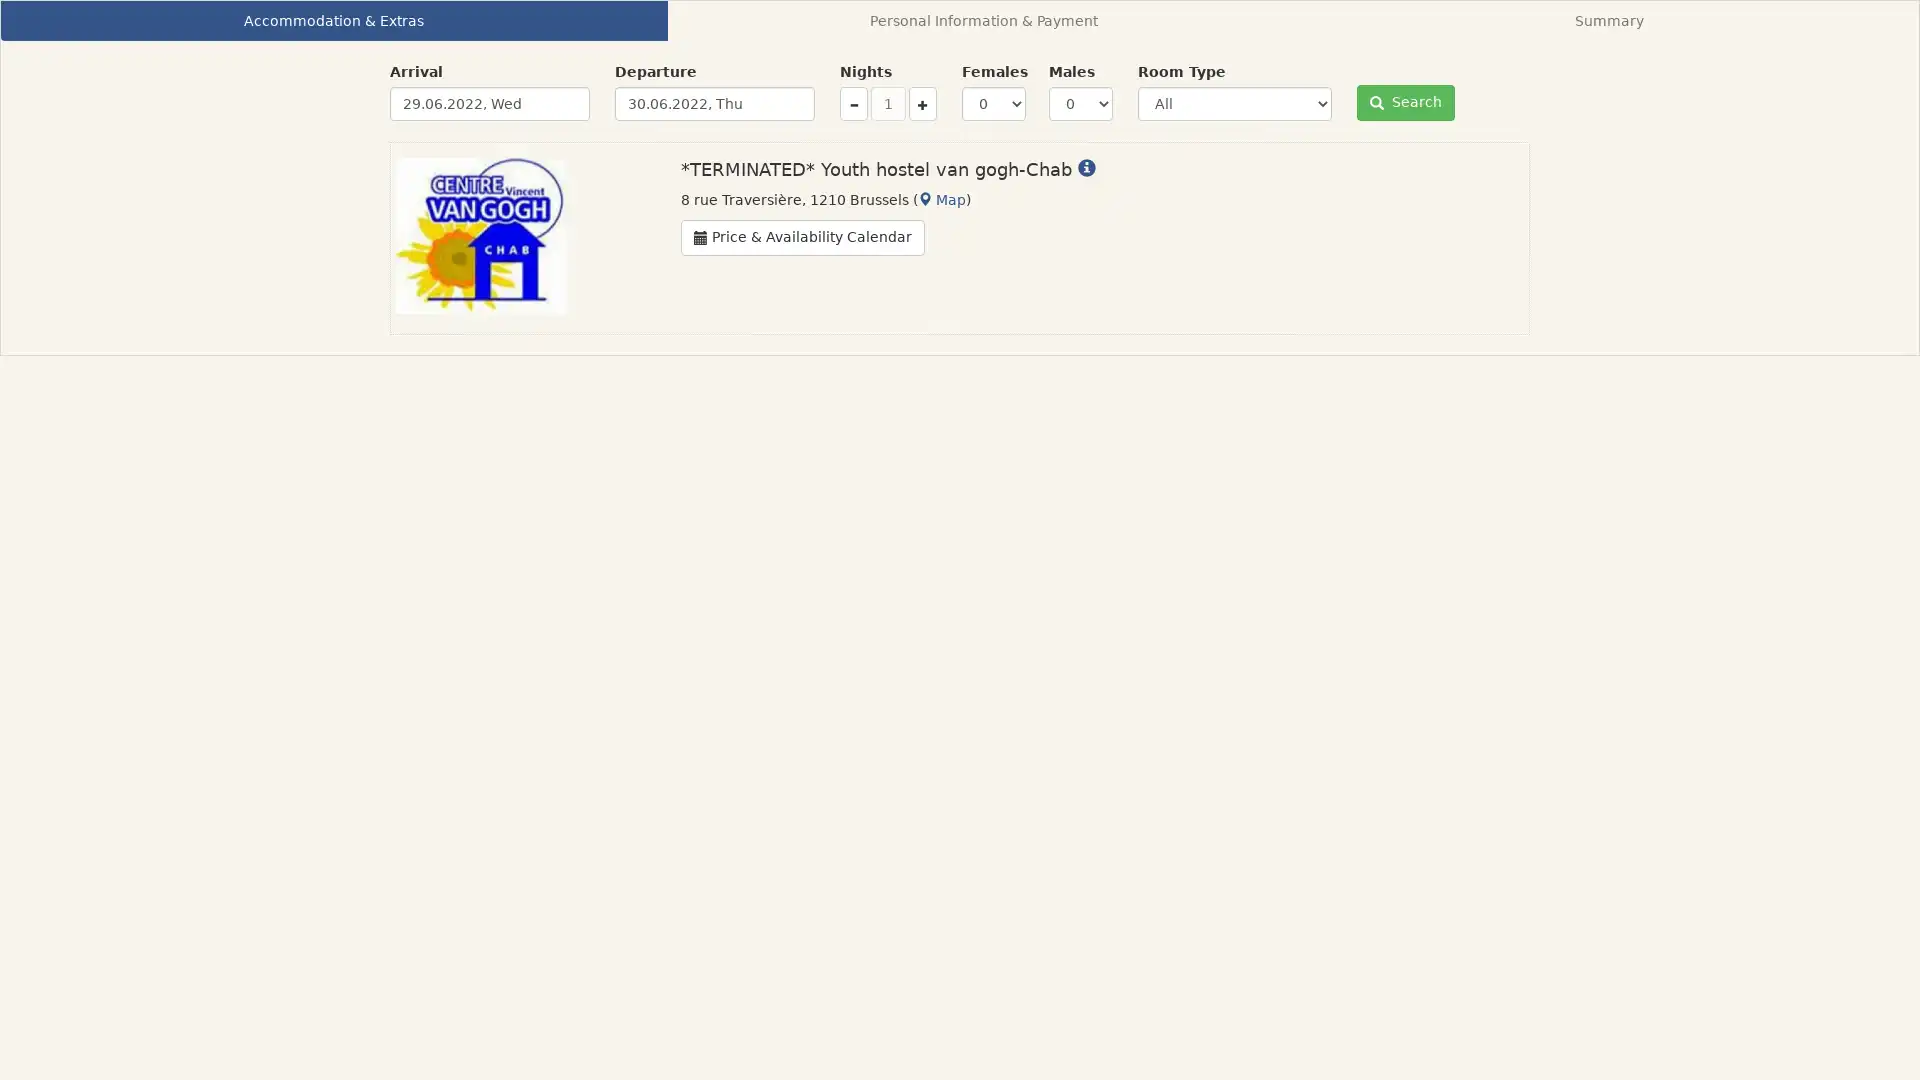 The height and width of the screenshot is (1080, 1920). What do you see at coordinates (921, 104) in the screenshot?
I see `Nights` at bounding box center [921, 104].